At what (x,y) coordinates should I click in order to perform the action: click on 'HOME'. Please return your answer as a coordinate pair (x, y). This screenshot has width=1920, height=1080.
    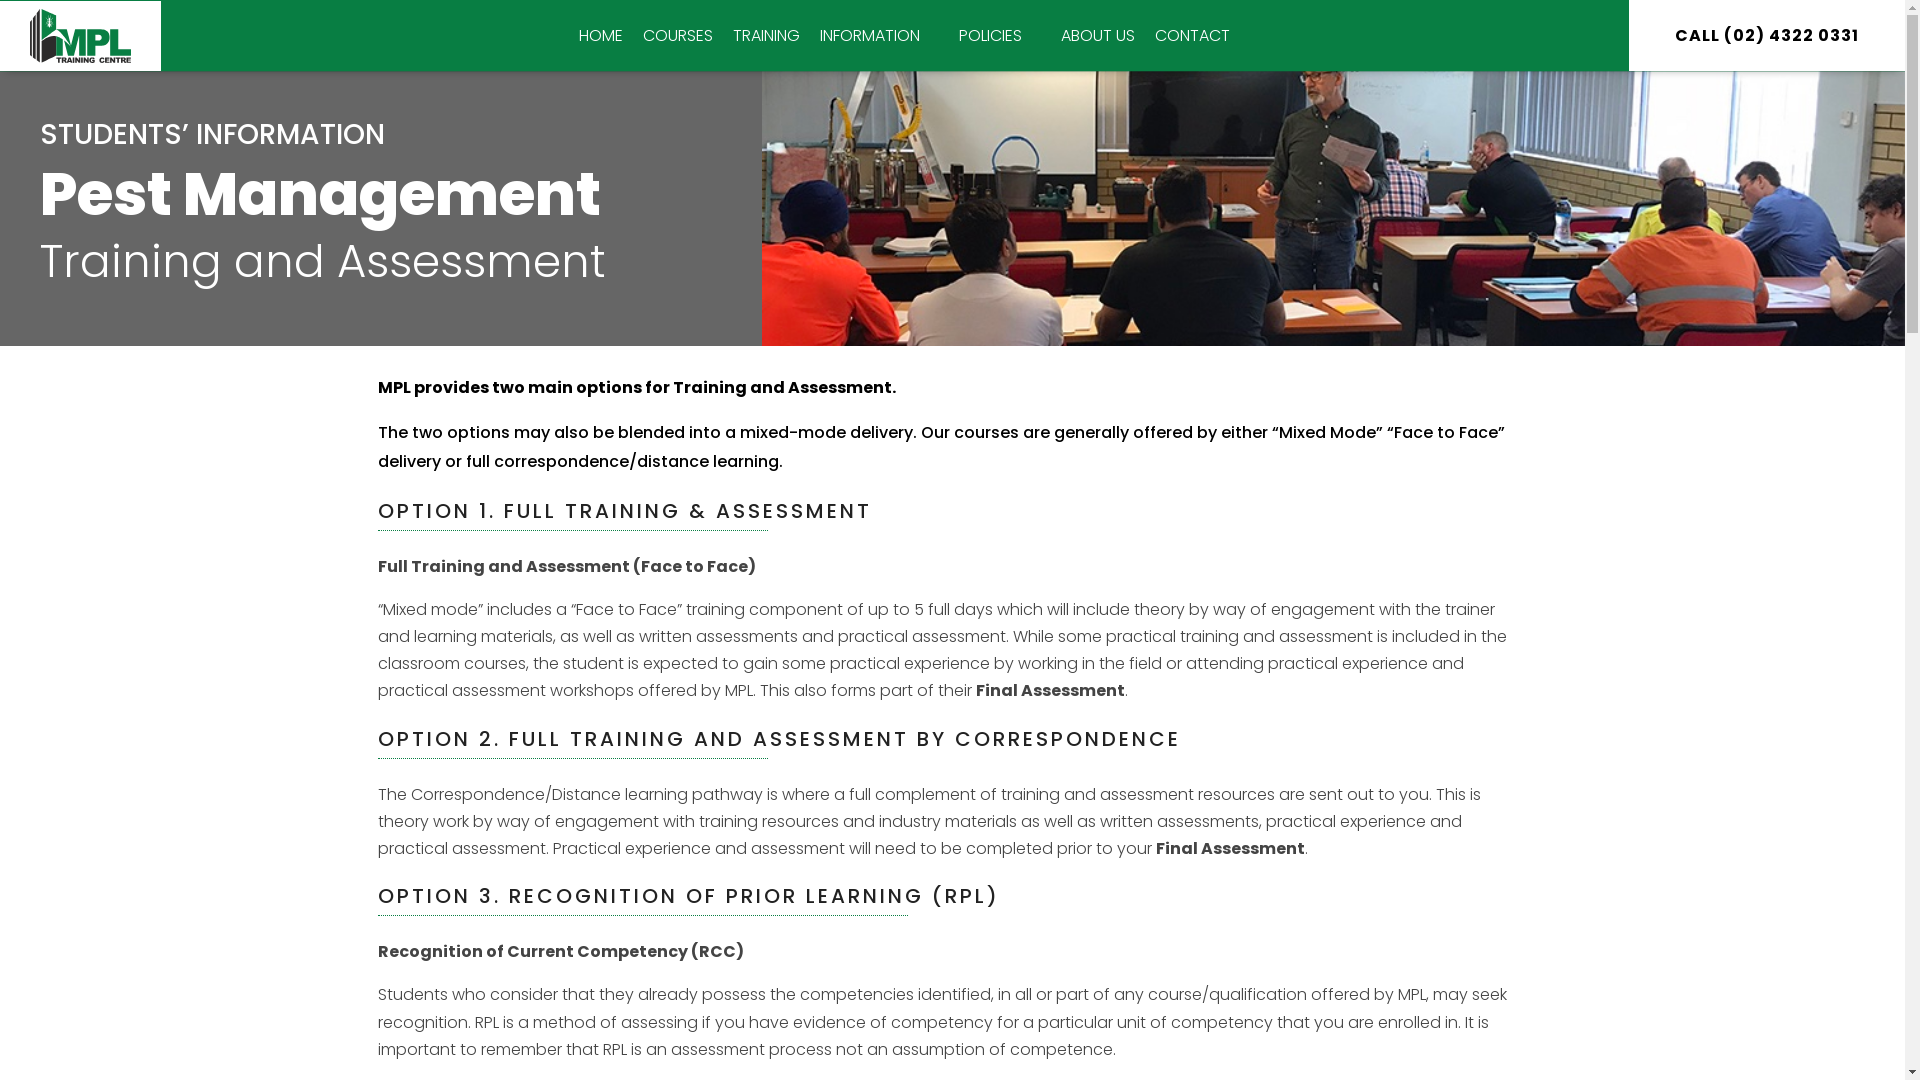
    Looking at the image, I should click on (568, 35).